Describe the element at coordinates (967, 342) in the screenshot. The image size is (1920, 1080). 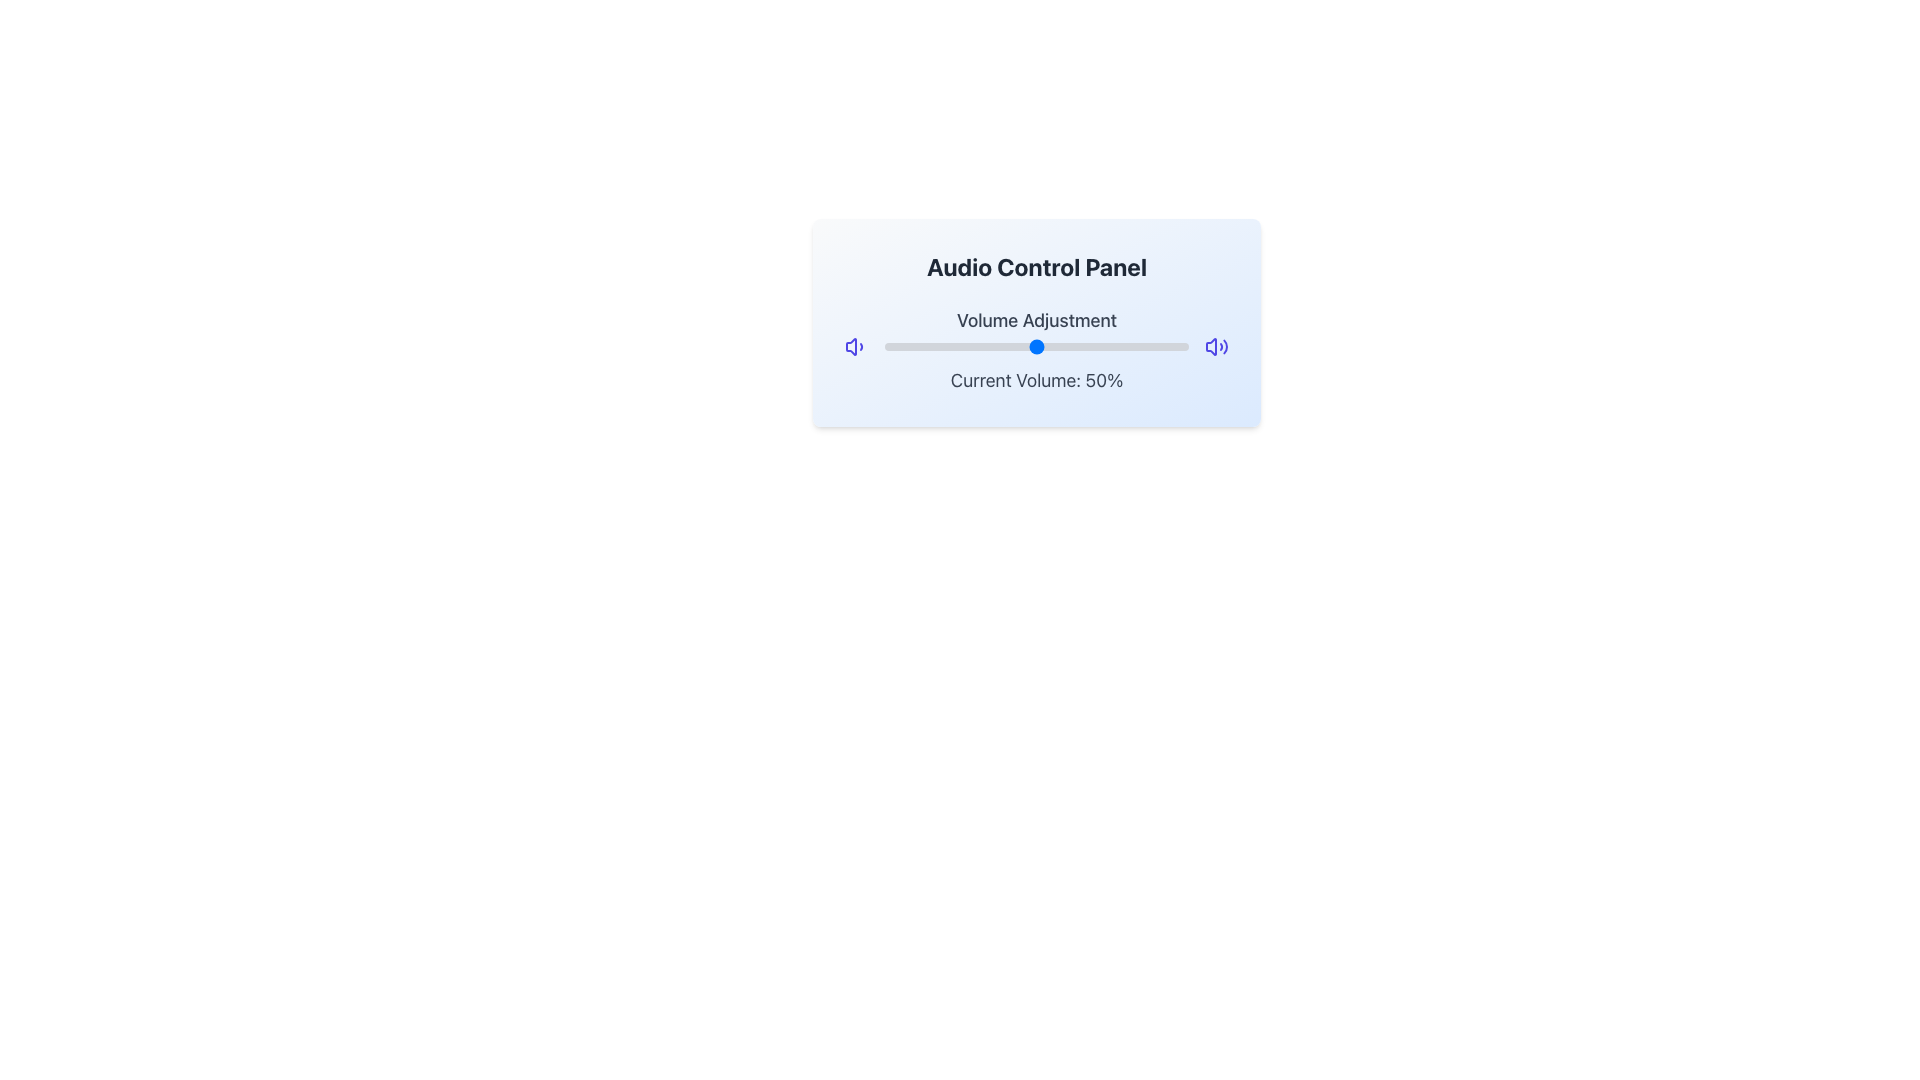
I see `the volume` at that location.